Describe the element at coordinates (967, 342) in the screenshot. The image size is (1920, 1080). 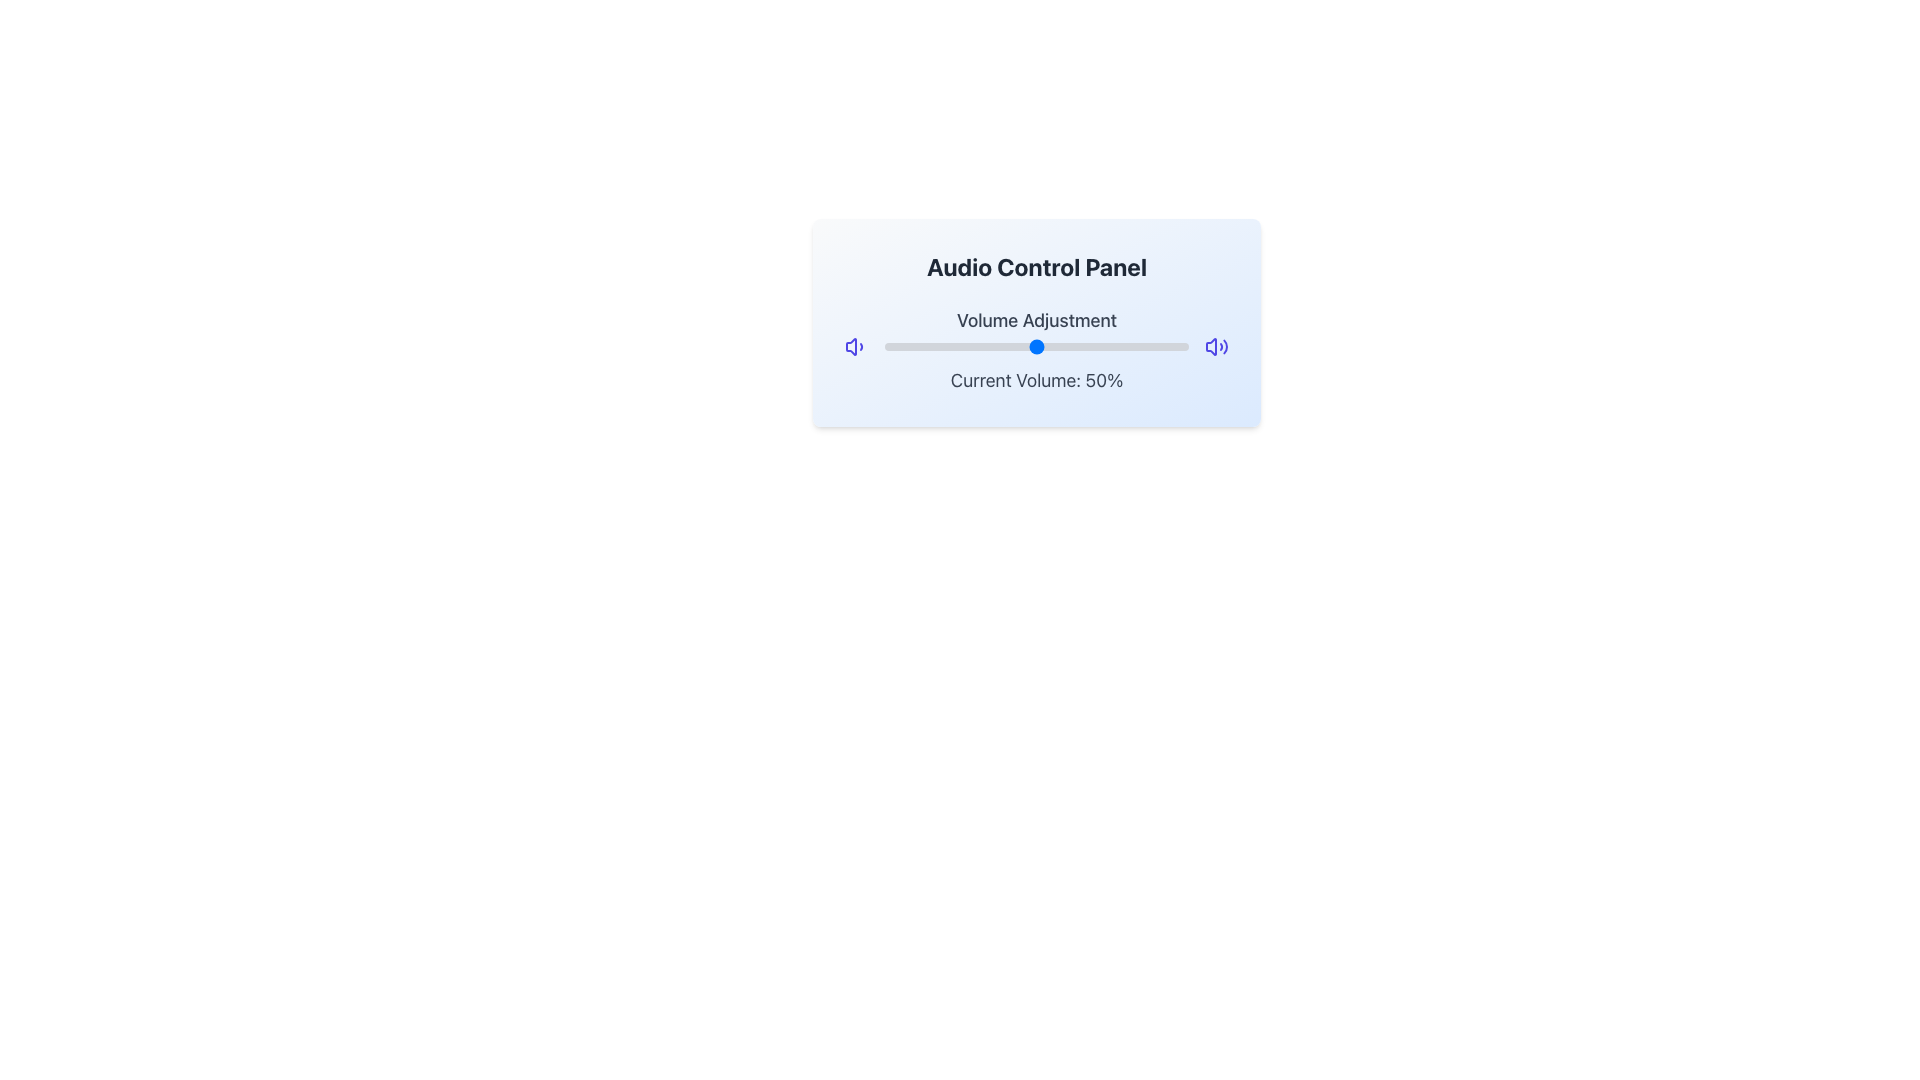
I see `the volume` at that location.